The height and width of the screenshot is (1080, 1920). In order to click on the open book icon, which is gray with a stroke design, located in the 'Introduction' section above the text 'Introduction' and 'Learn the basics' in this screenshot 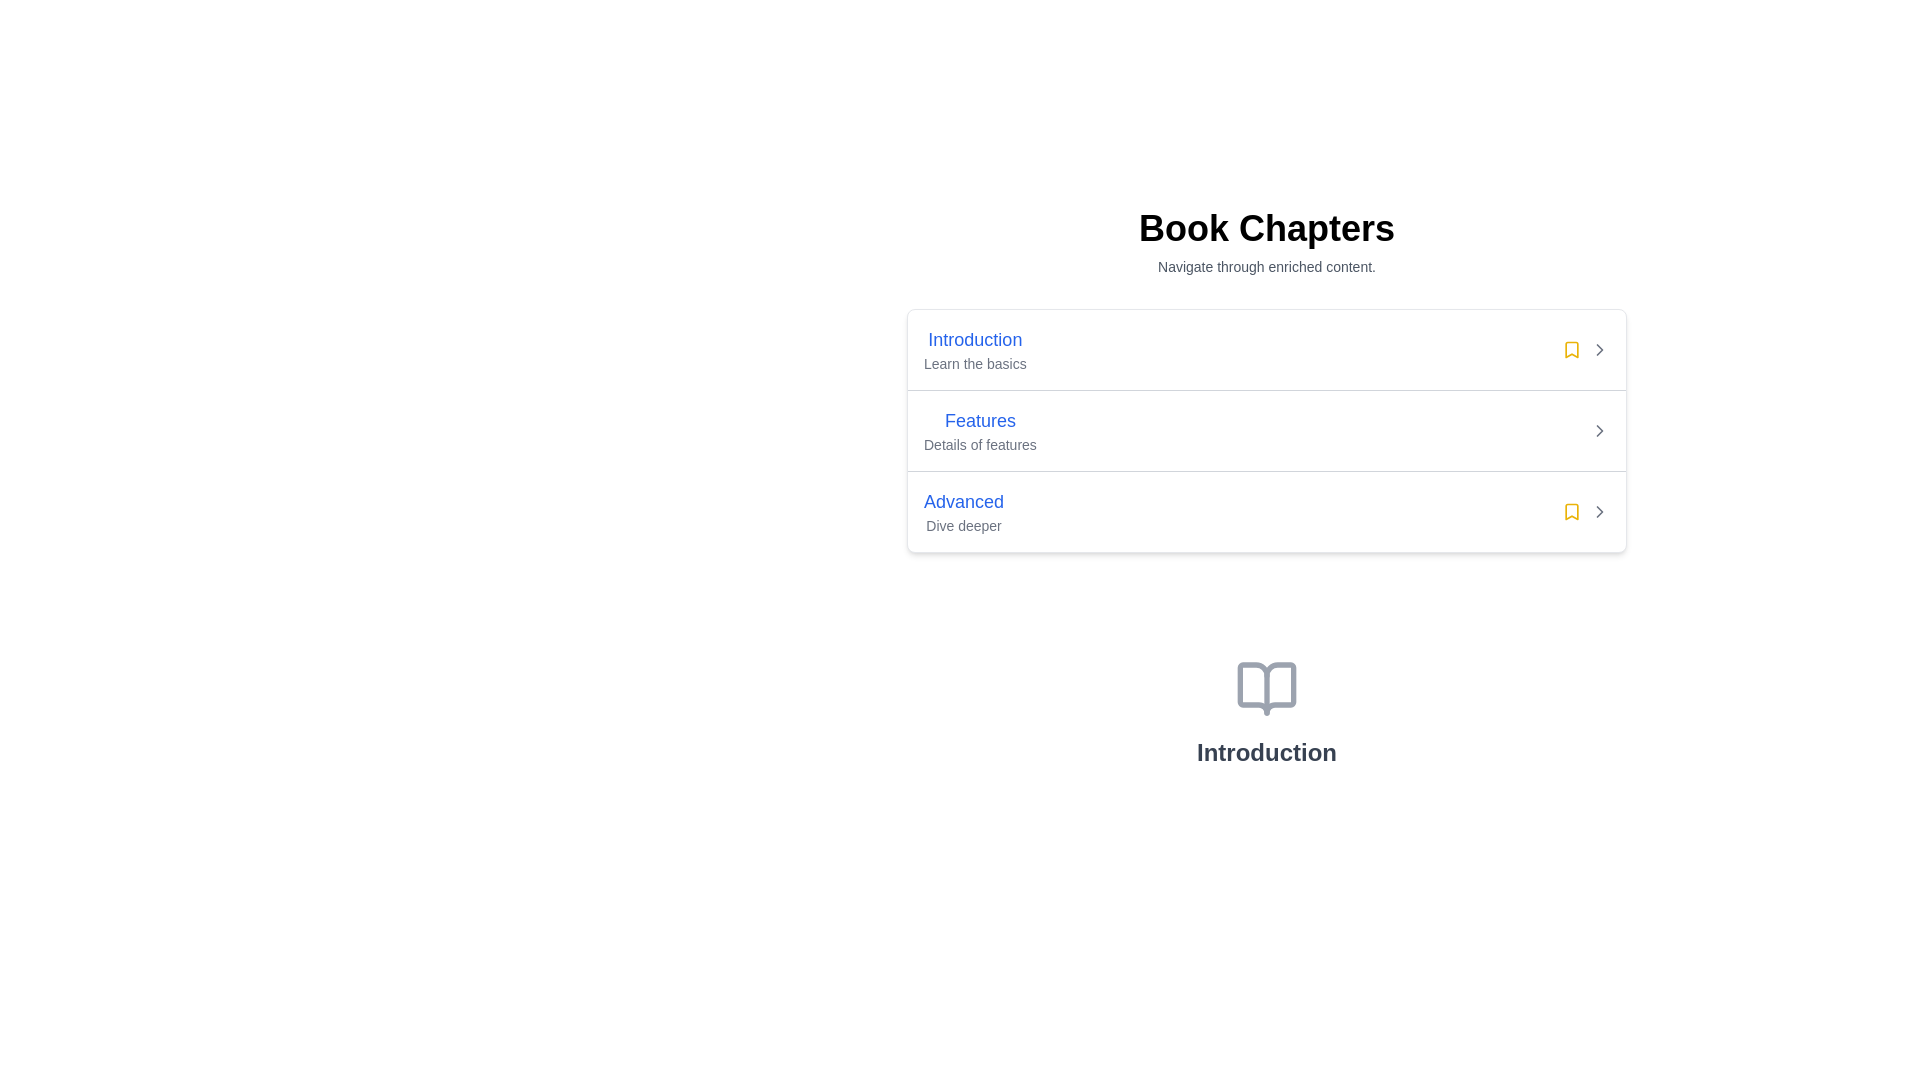, I will do `click(1266, 688)`.